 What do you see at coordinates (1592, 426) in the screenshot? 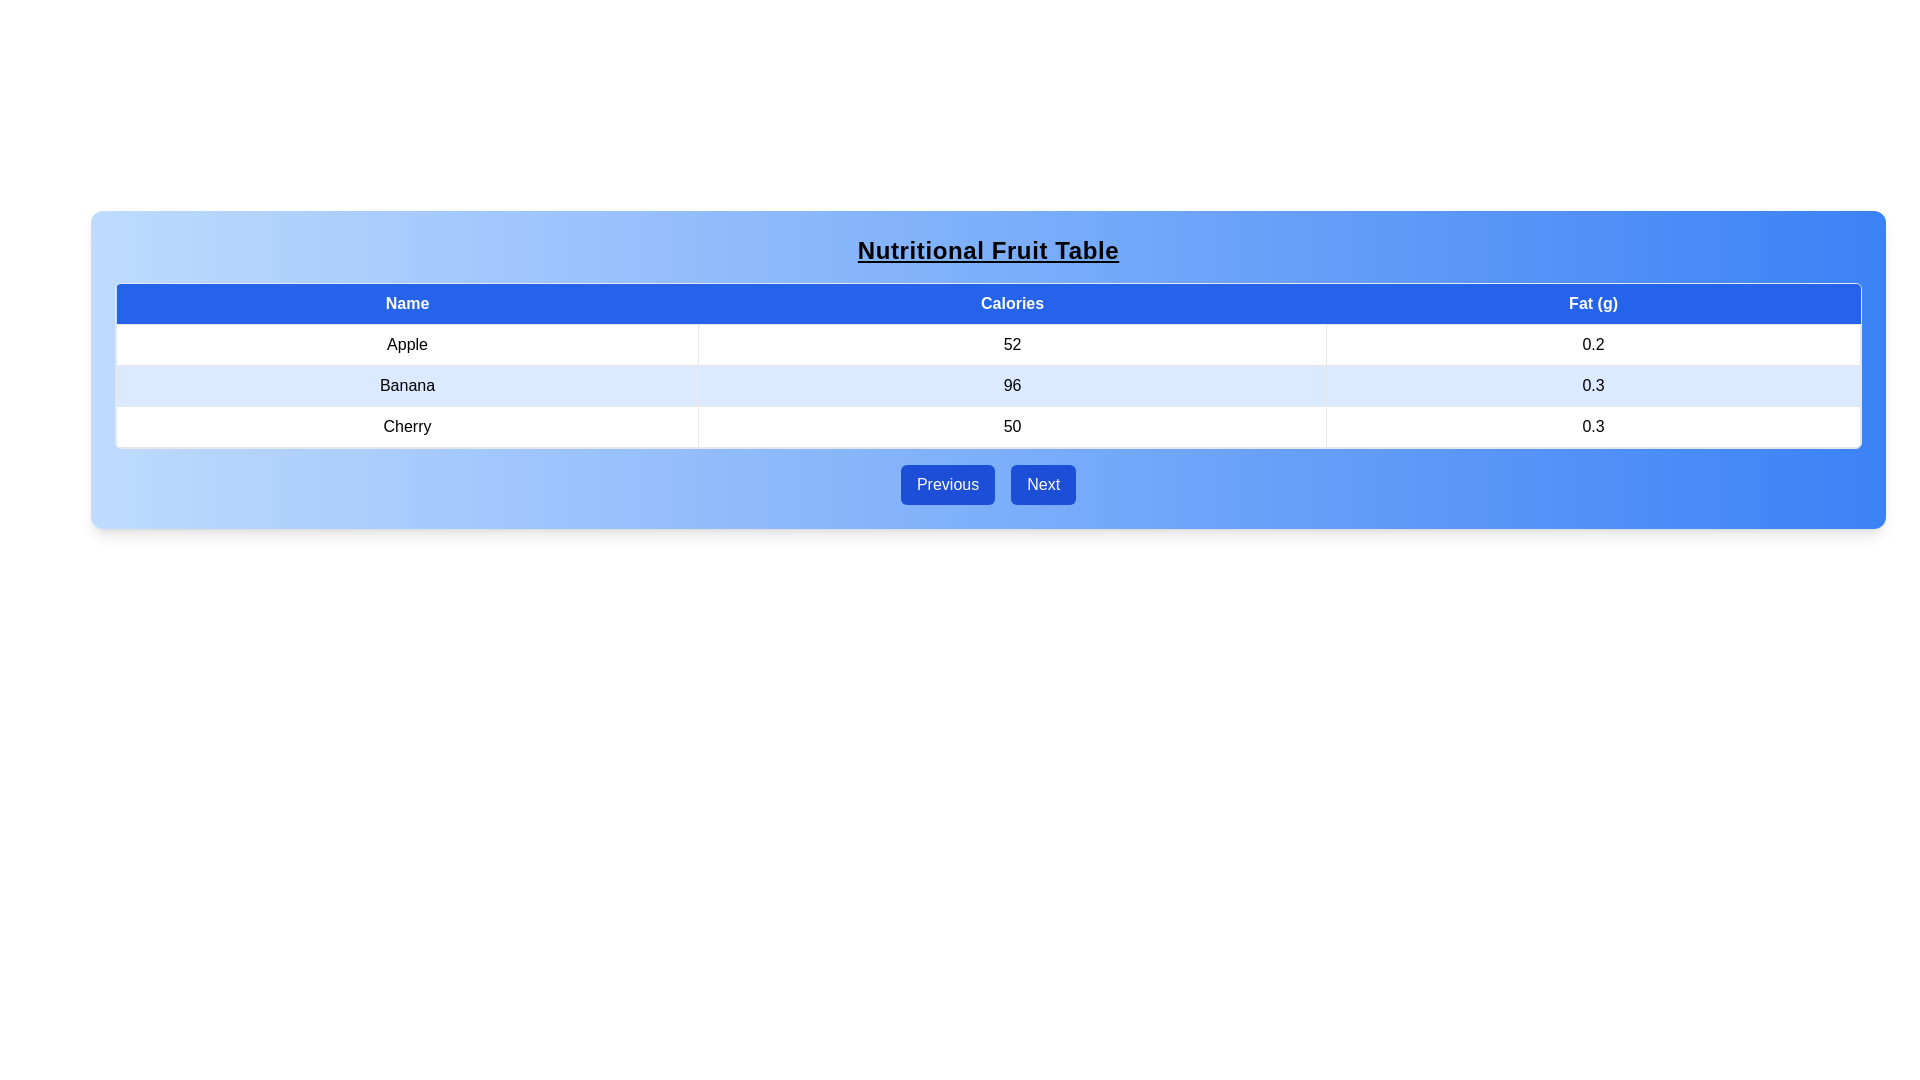
I see `the table cell displaying the value '0.3' in the 'Nutritional Fruit Table' that corresponds to 'Cherry' data` at bounding box center [1592, 426].